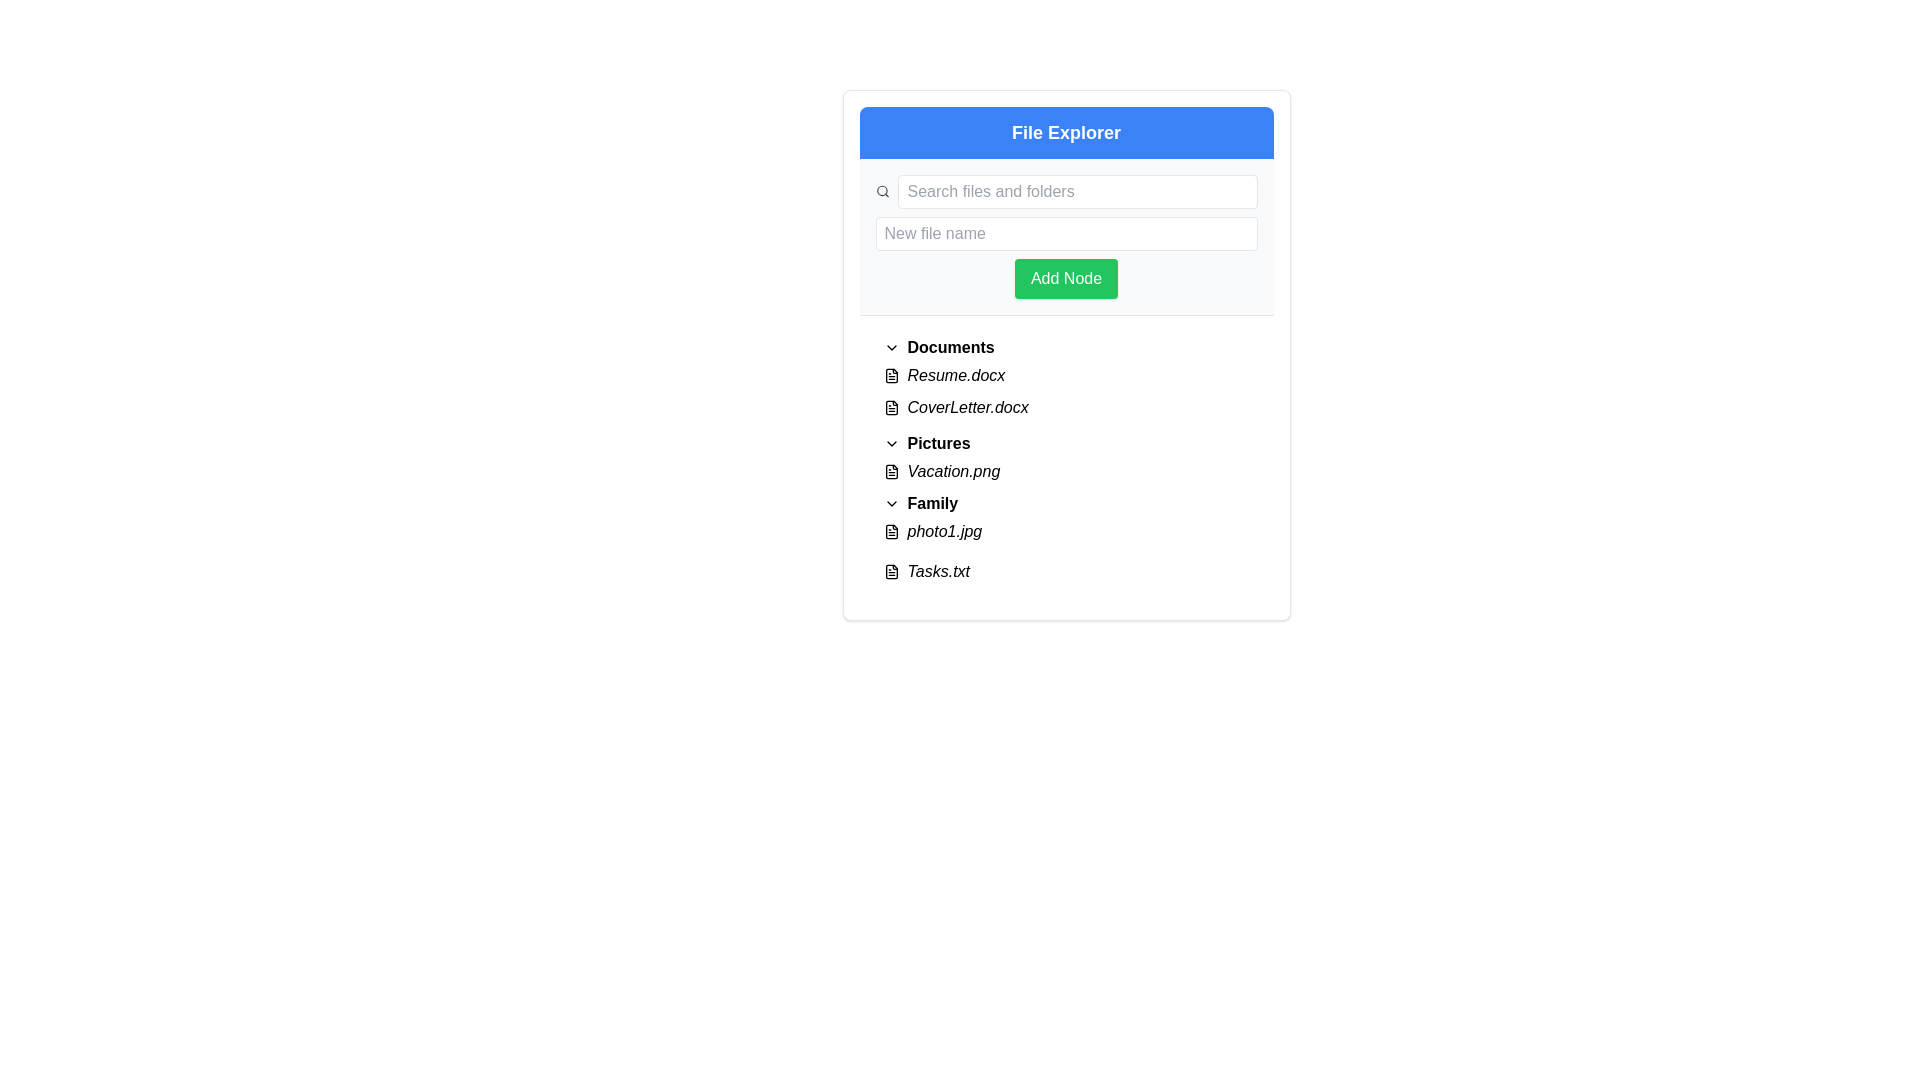 The width and height of the screenshot is (1920, 1080). Describe the element at coordinates (1065, 459) in the screenshot. I see `an item in the list within the file explorer interface, which is styled with a white background and shadow, located in the central lower half of the interface` at that location.